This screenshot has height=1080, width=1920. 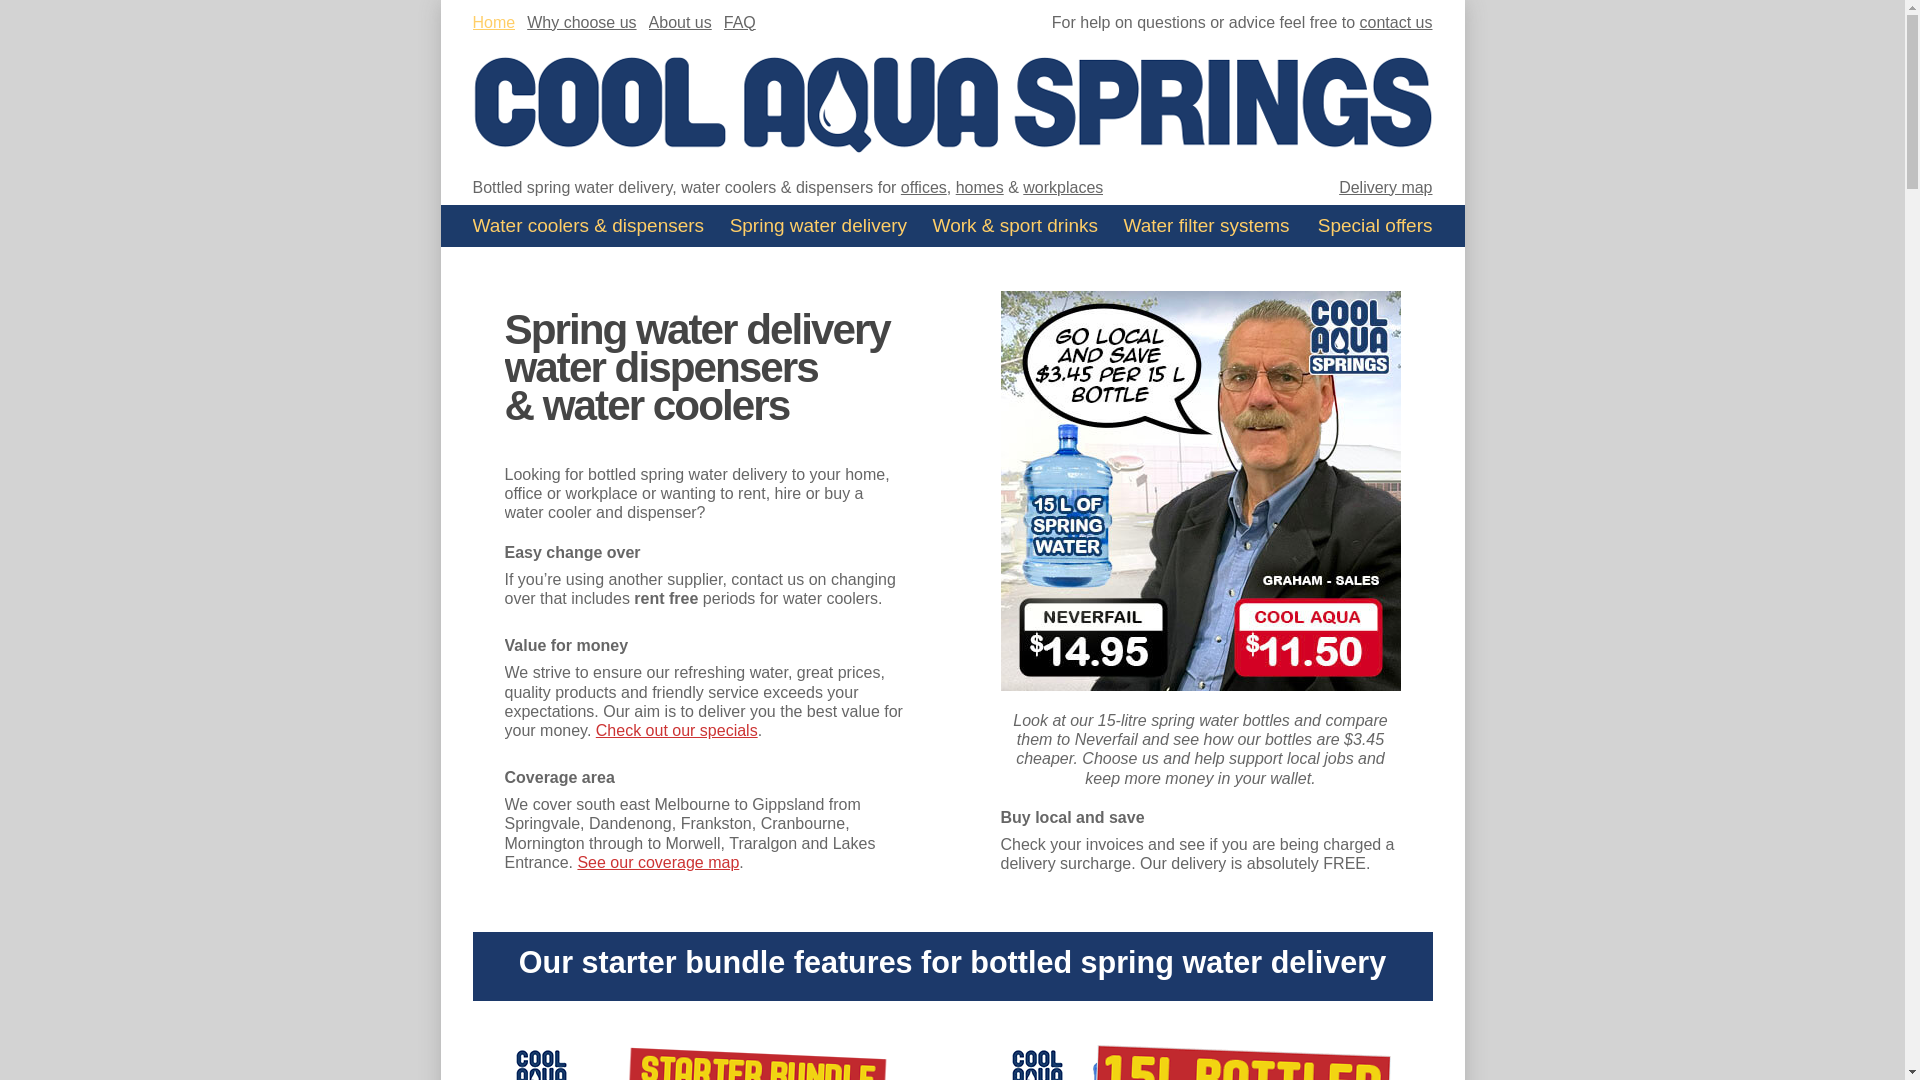 I want to click on 'Home', so click(x=493, y=22).